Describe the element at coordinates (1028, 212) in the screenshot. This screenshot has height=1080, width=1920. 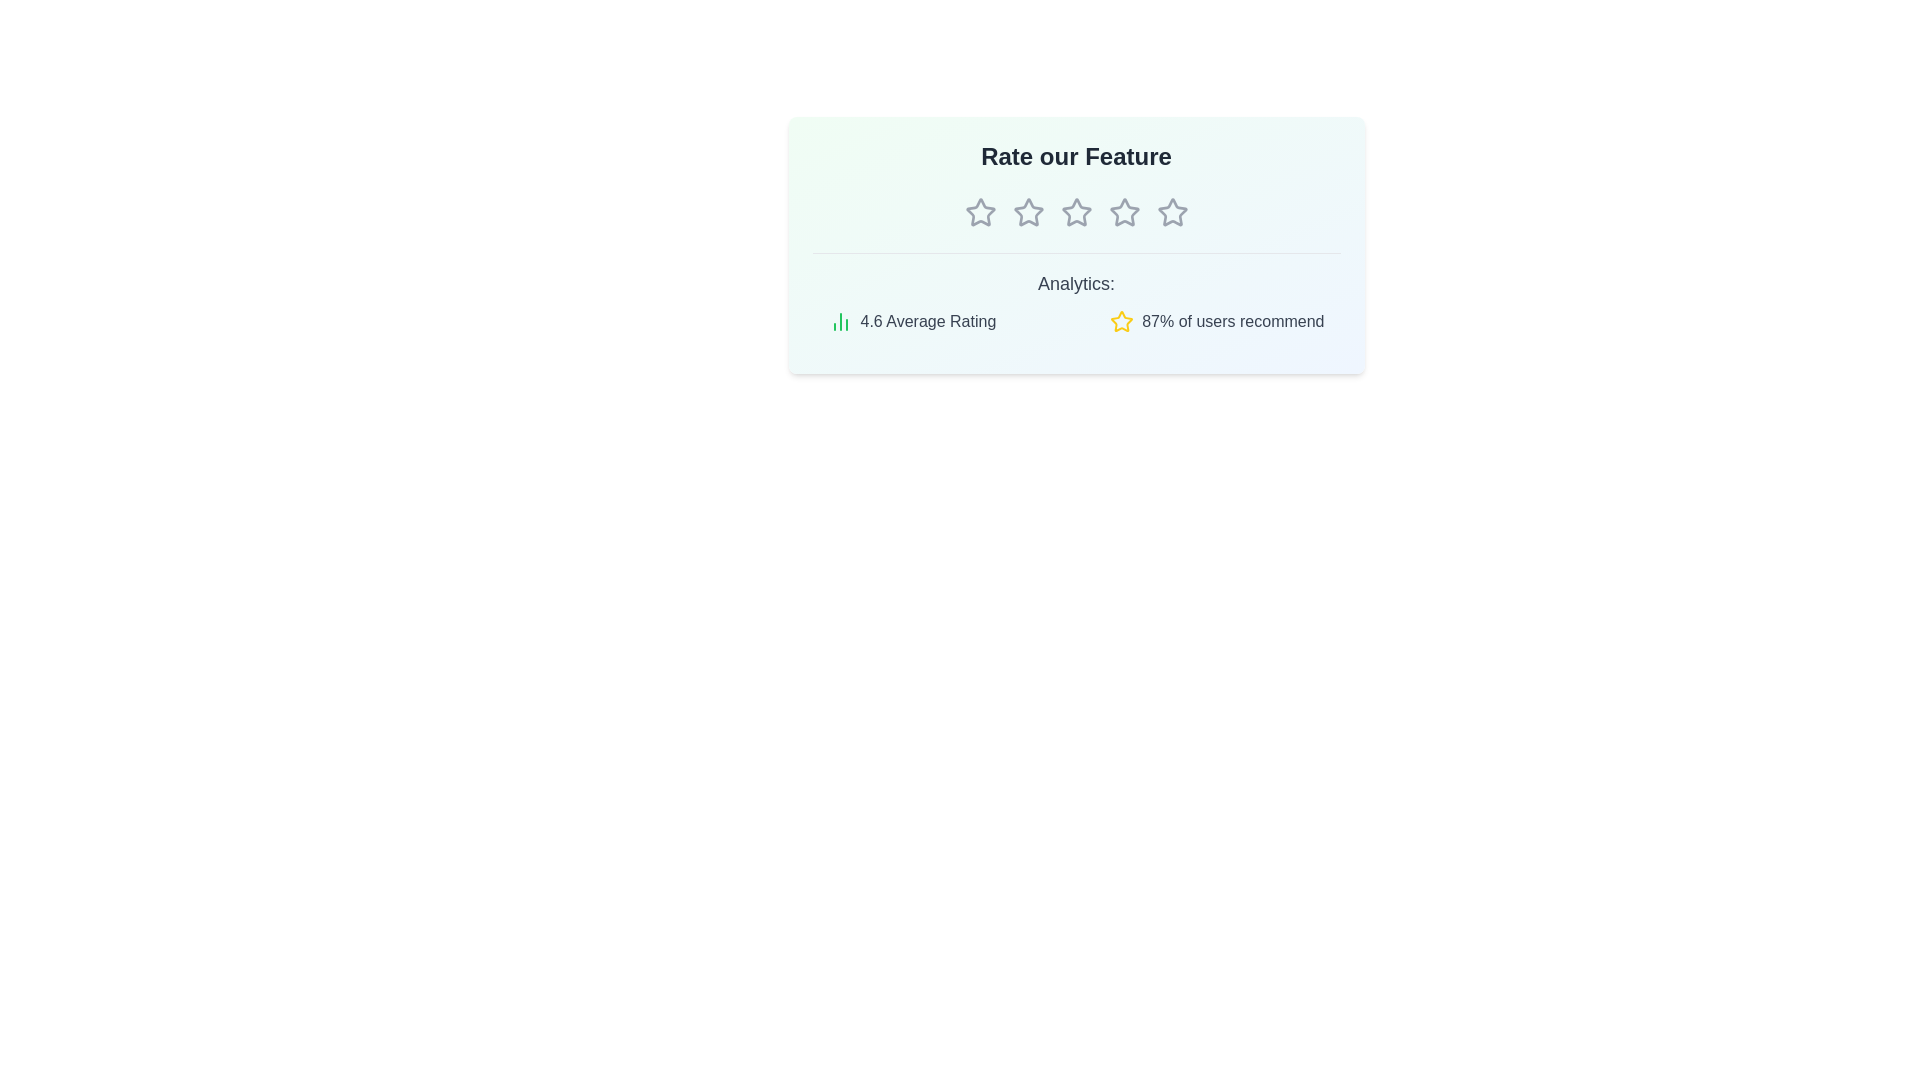
I see `the star corresponding to 2 stars to preview the rating` at that location.